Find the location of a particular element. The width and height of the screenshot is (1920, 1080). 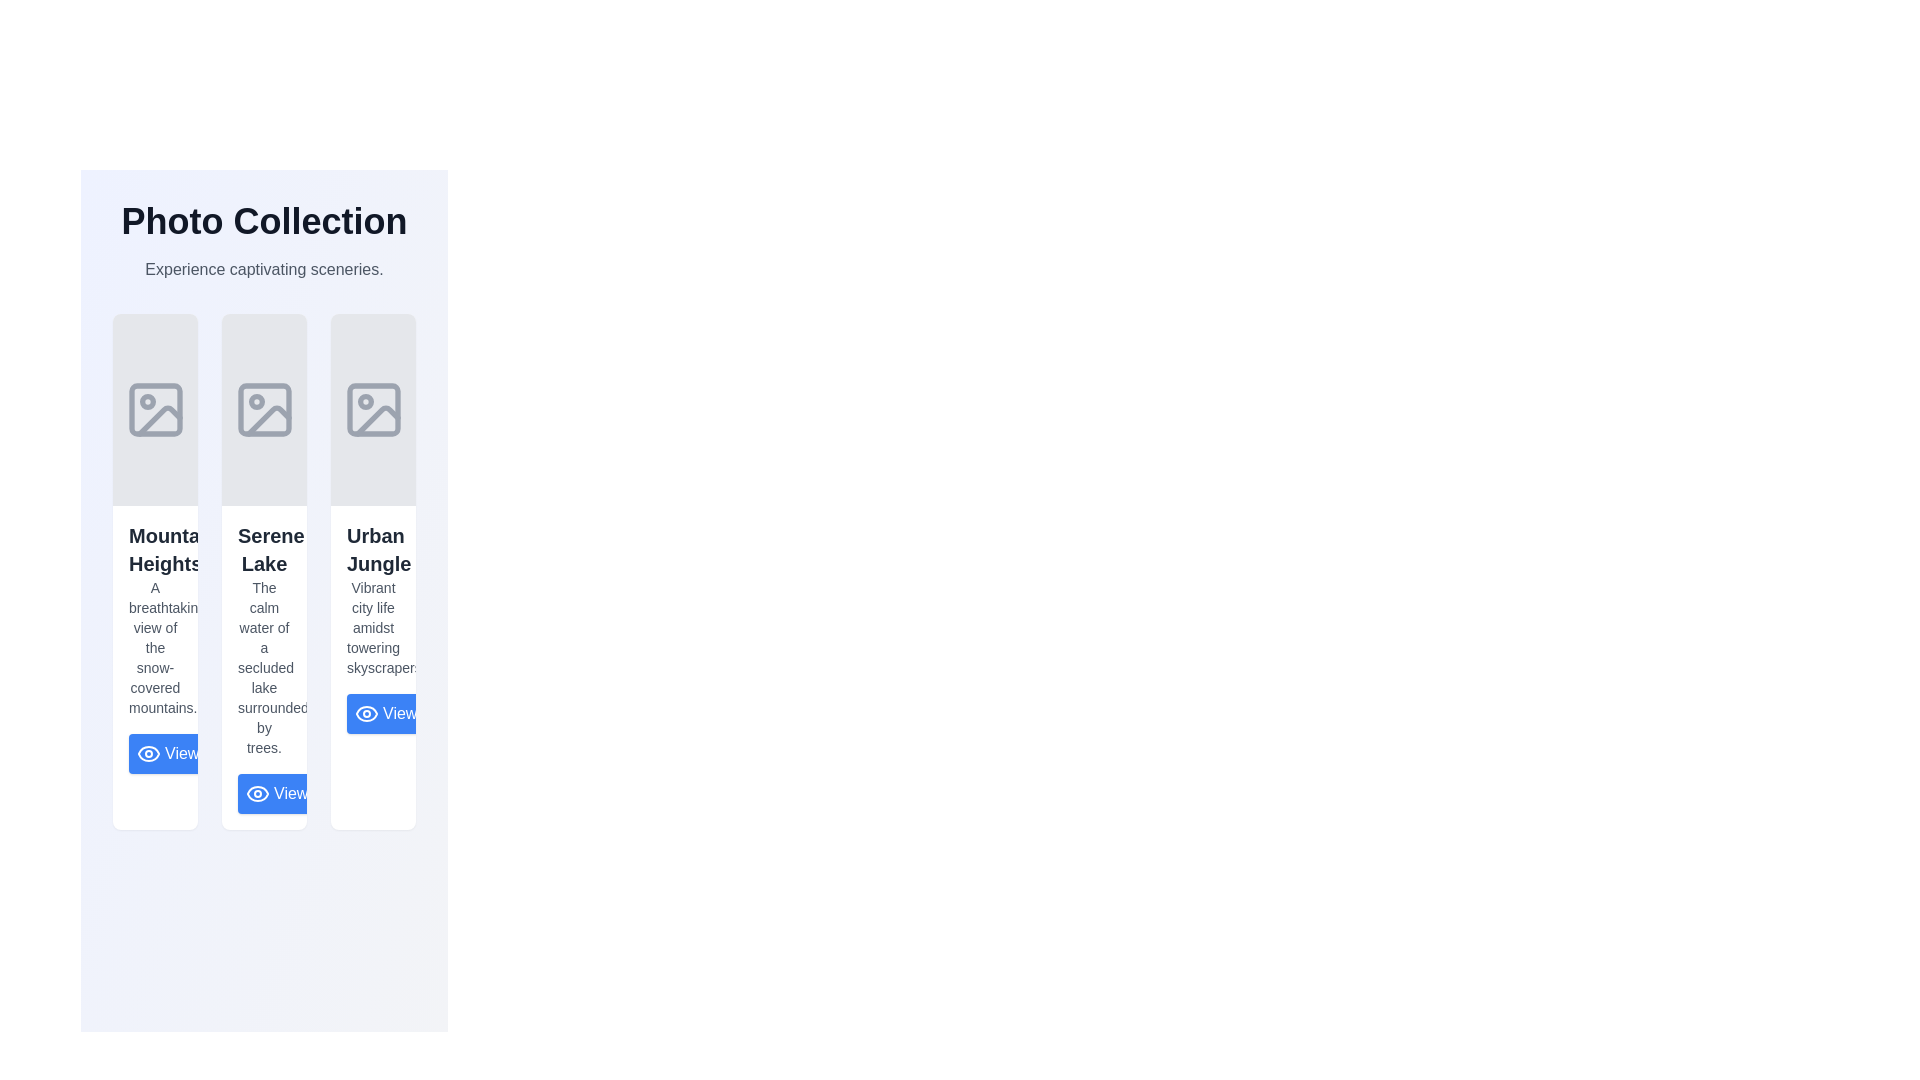

description of the card labeled 'Mountain Heights' which is the first card in a grid layout, located in the top-left corner of the grid is located at coordinates (154, 571).